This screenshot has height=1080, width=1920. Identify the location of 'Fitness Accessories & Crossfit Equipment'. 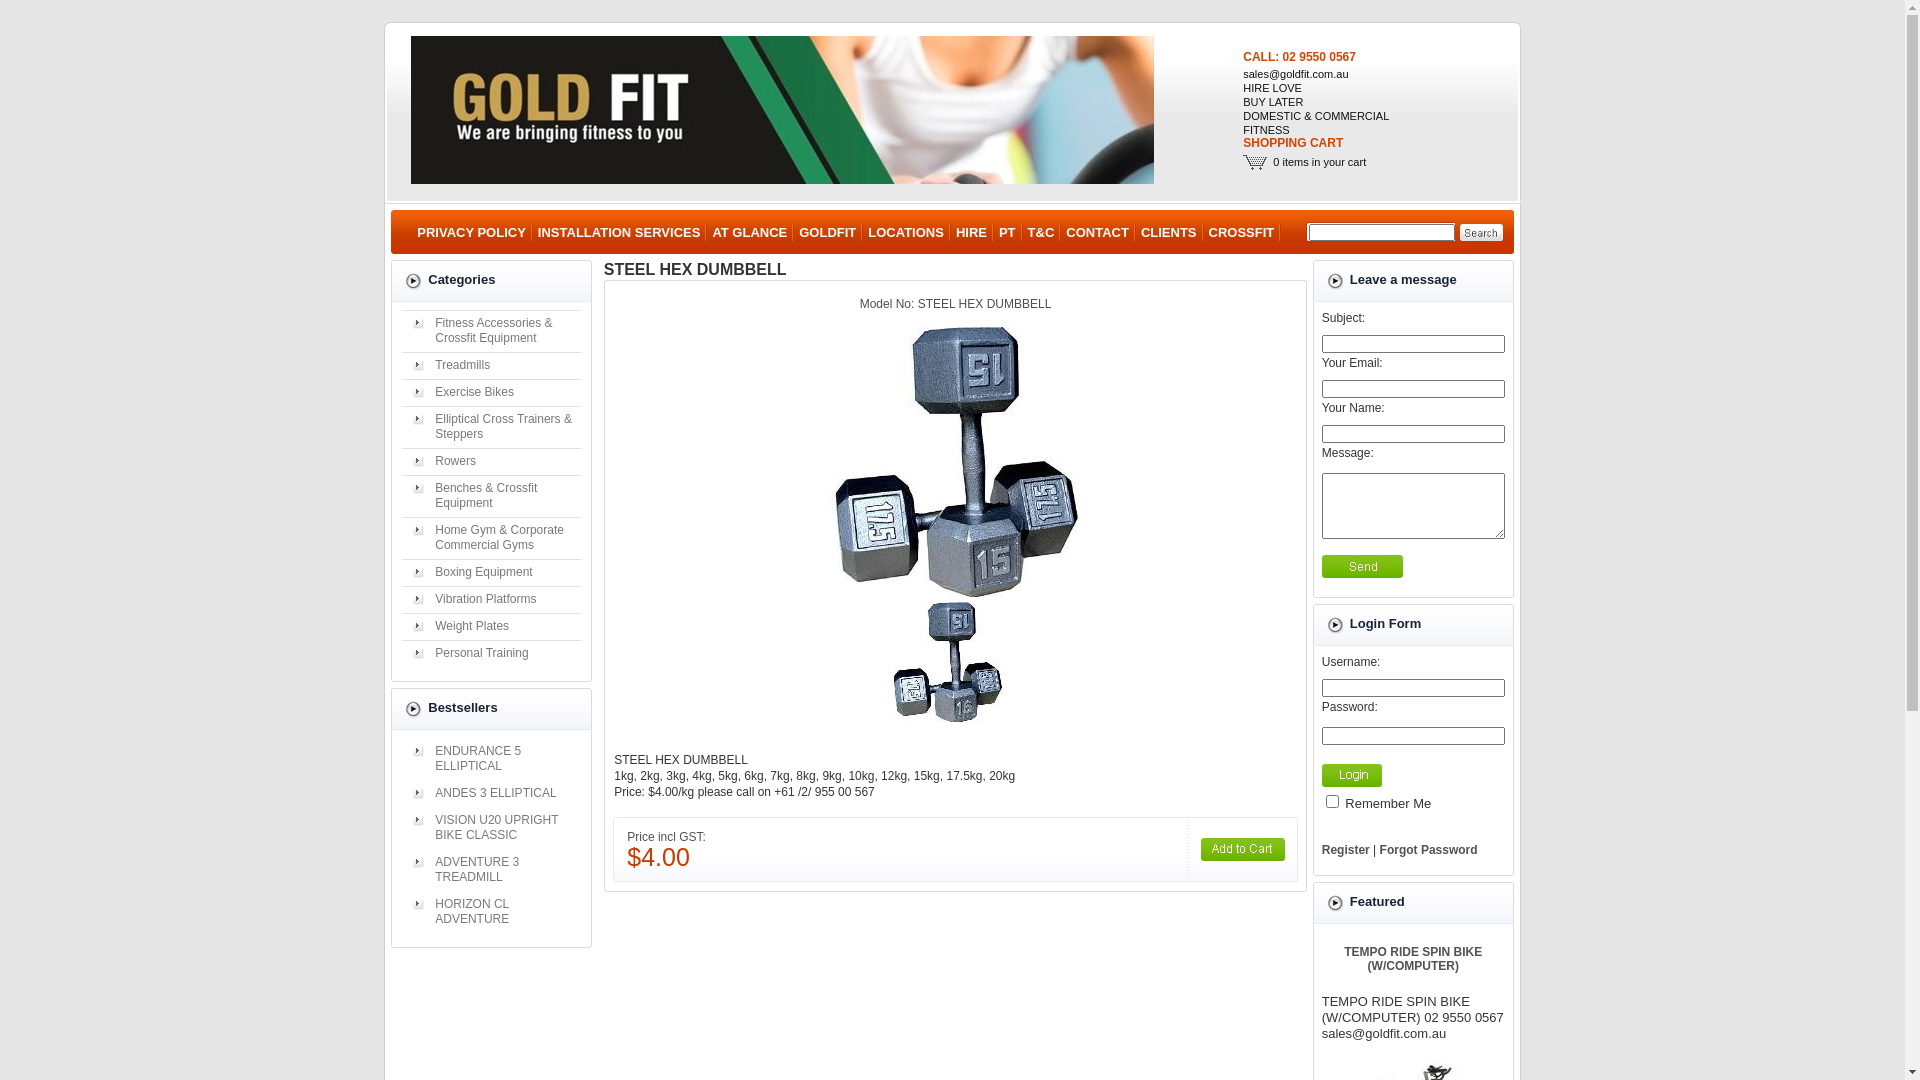
(491, 330).